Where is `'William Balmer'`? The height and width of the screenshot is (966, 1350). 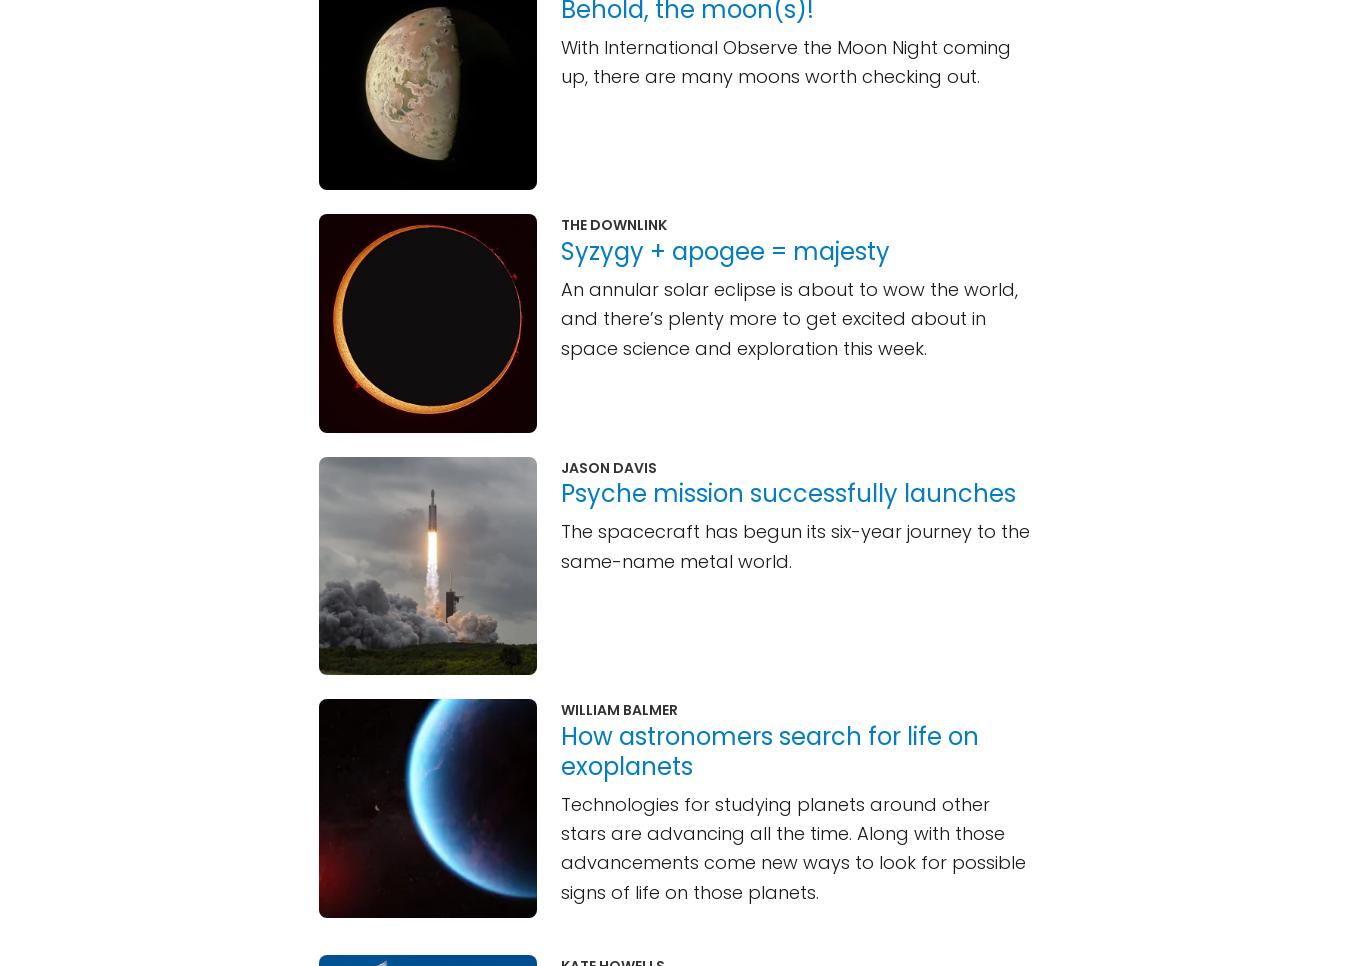
'William Balmer' is located at coordinates (619, 709).